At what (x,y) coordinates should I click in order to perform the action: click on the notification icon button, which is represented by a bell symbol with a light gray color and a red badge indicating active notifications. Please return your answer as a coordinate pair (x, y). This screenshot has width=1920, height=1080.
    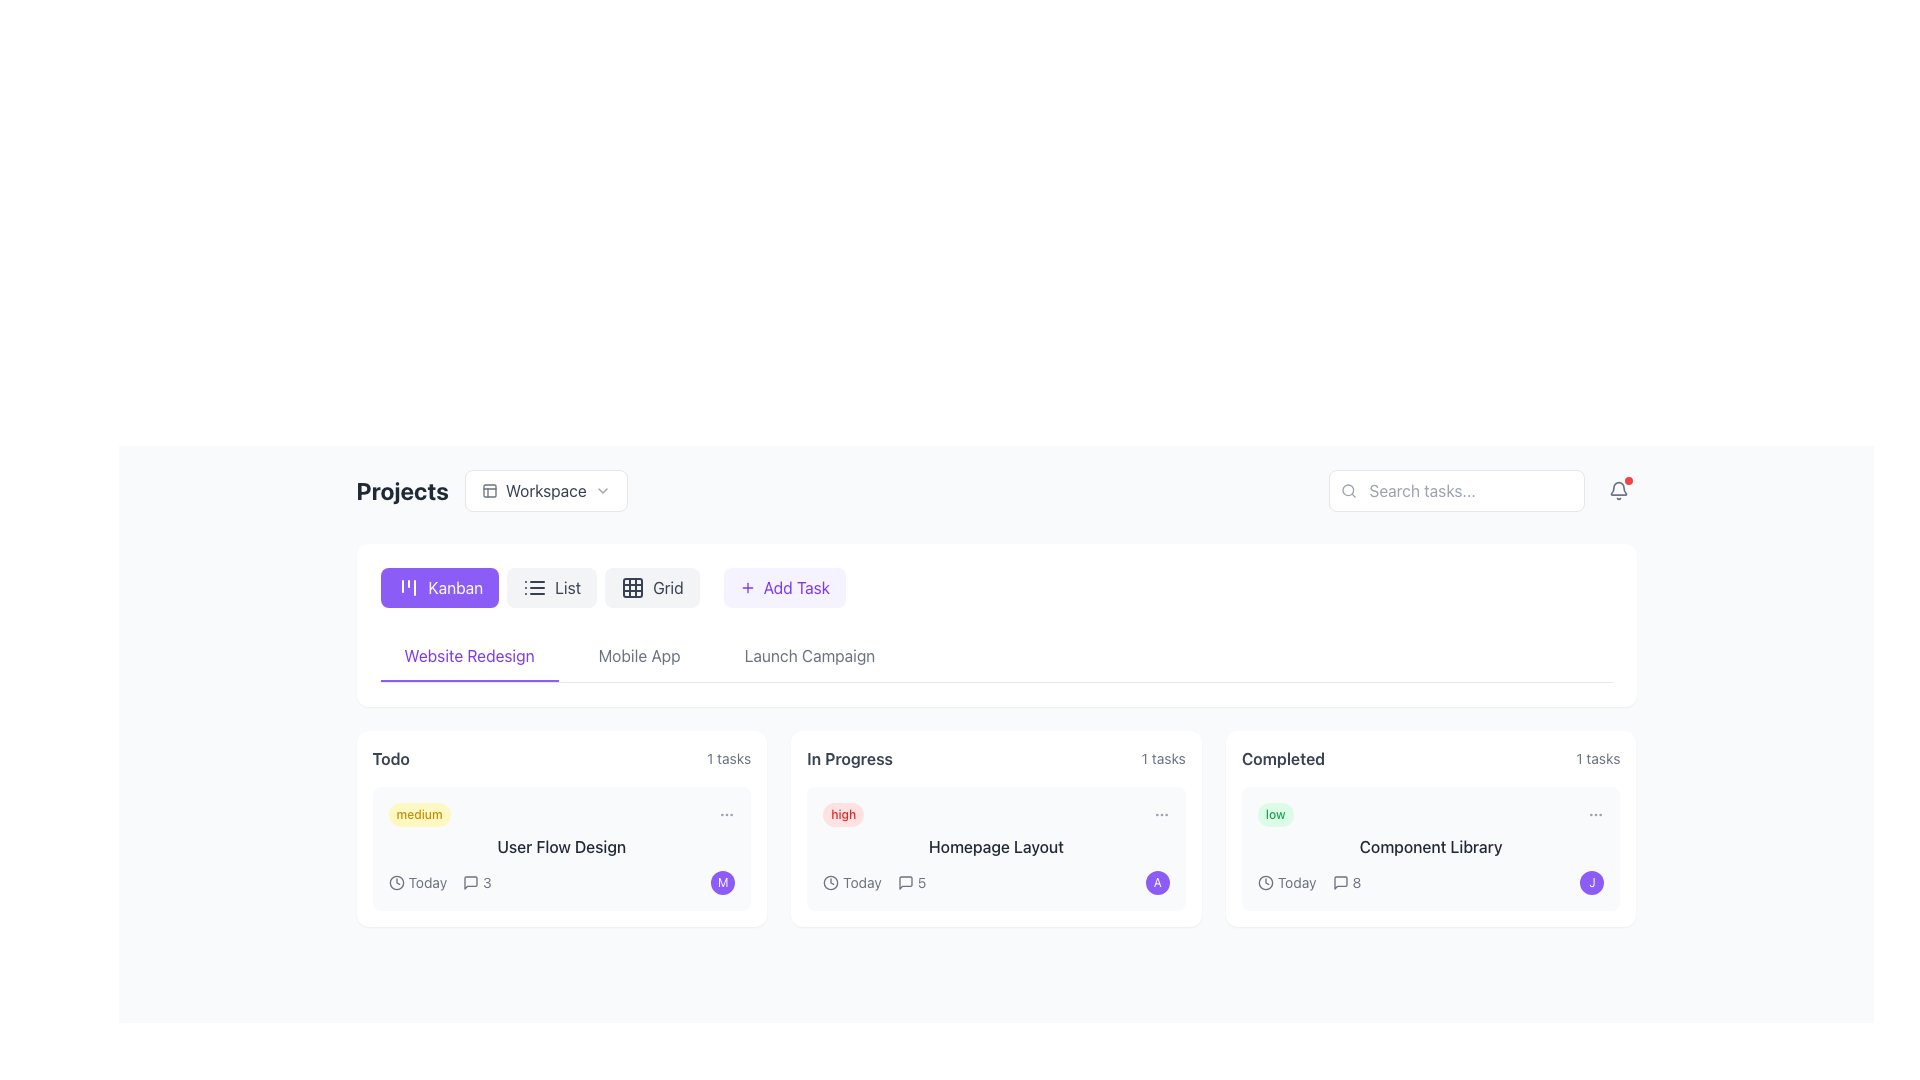
    Looking at the image, I should click on (1618, 490).